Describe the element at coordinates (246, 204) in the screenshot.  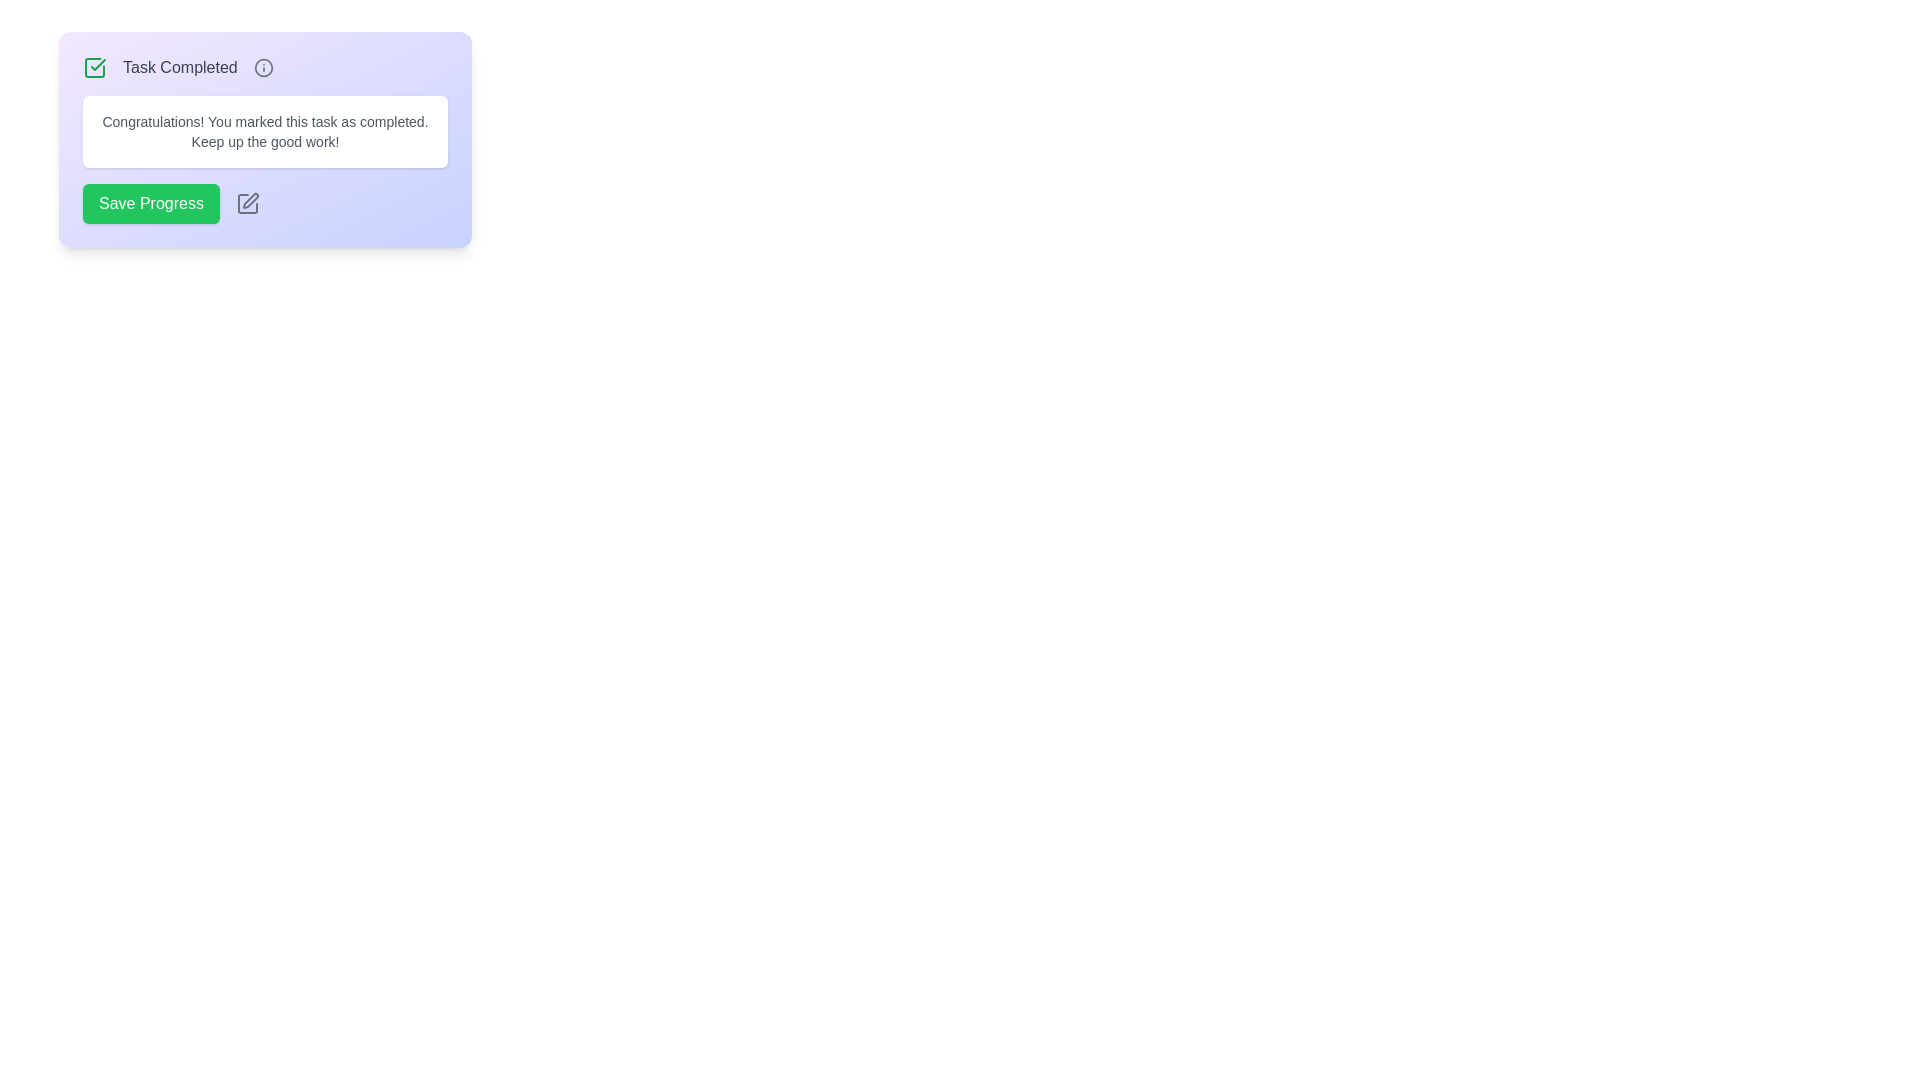
I see `the square outline of the 'Edit Task' icon located to the right of the 'Save Progress' button within the task completion confirmation card` at that location.